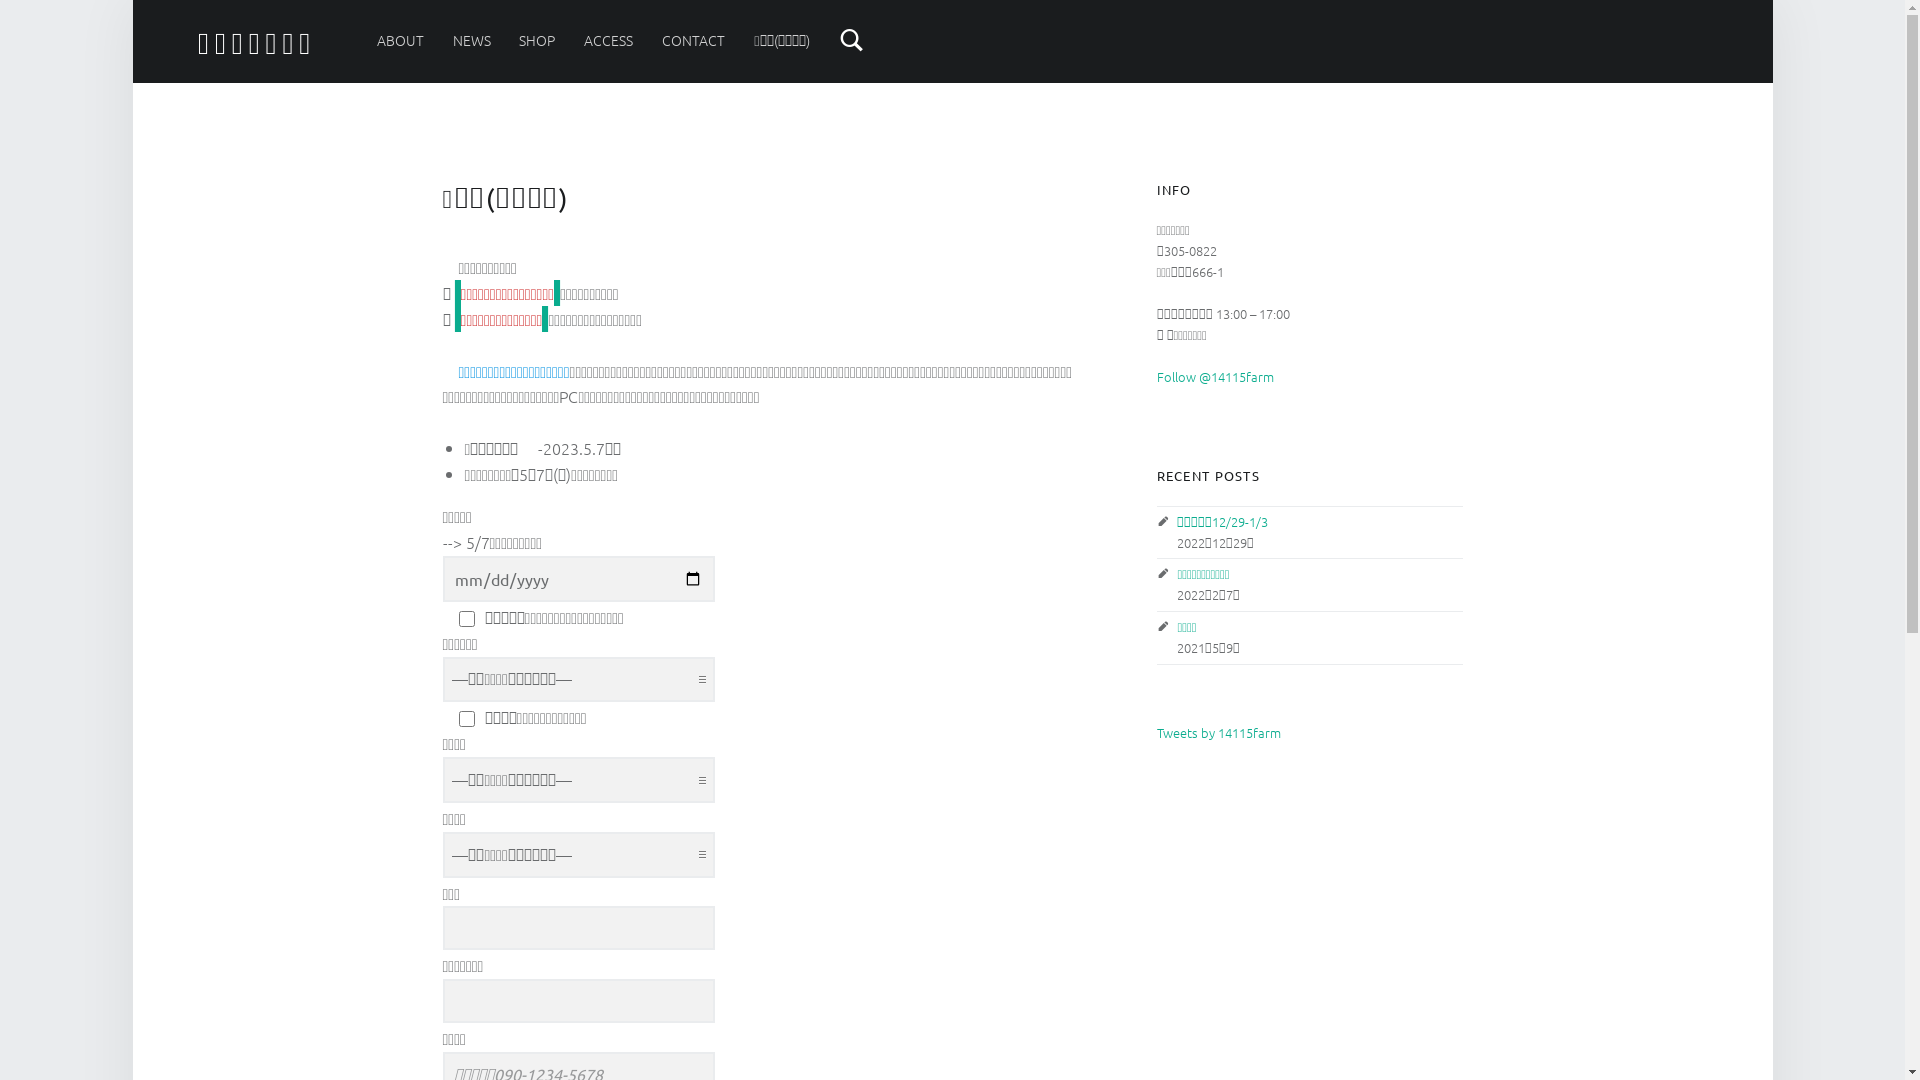  I want to click on 'SHOP', so click(537, 39).